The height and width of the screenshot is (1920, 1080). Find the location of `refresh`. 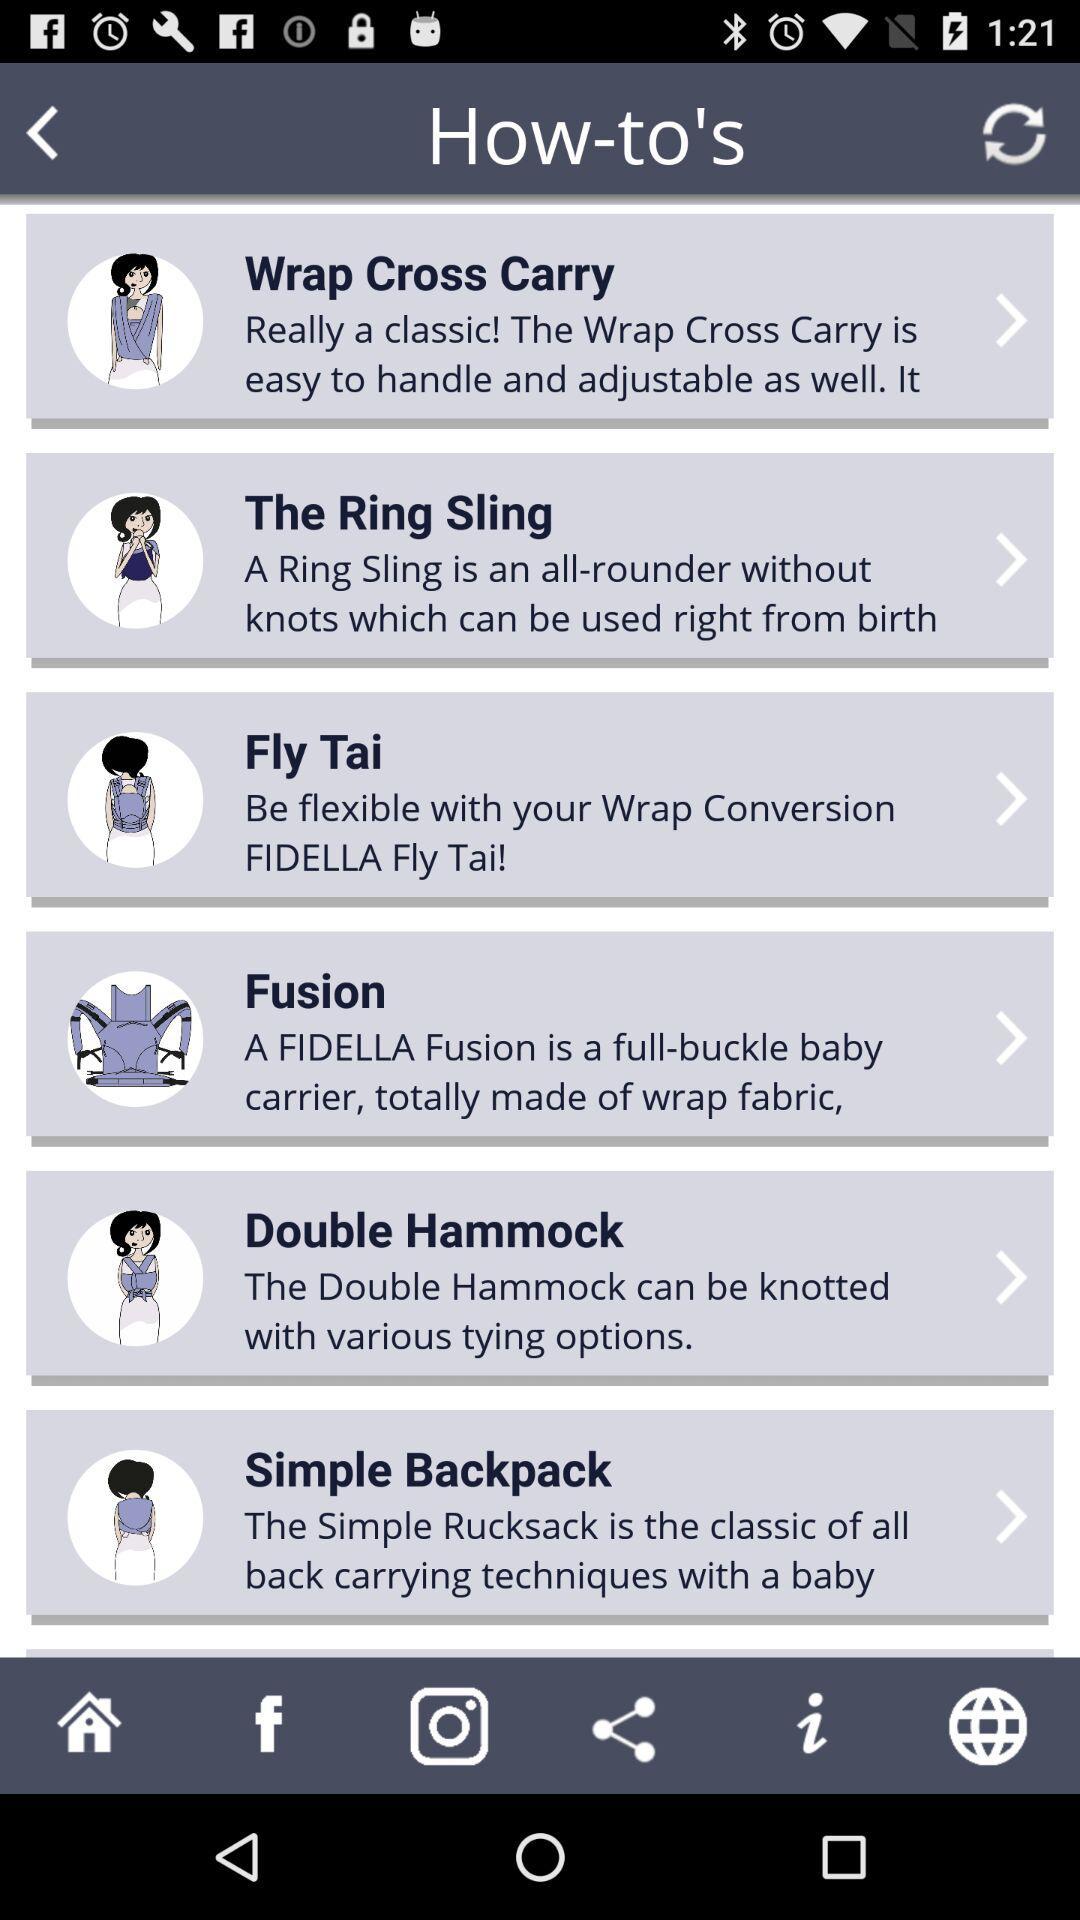

refresh is located at coordinates (1014, 132).